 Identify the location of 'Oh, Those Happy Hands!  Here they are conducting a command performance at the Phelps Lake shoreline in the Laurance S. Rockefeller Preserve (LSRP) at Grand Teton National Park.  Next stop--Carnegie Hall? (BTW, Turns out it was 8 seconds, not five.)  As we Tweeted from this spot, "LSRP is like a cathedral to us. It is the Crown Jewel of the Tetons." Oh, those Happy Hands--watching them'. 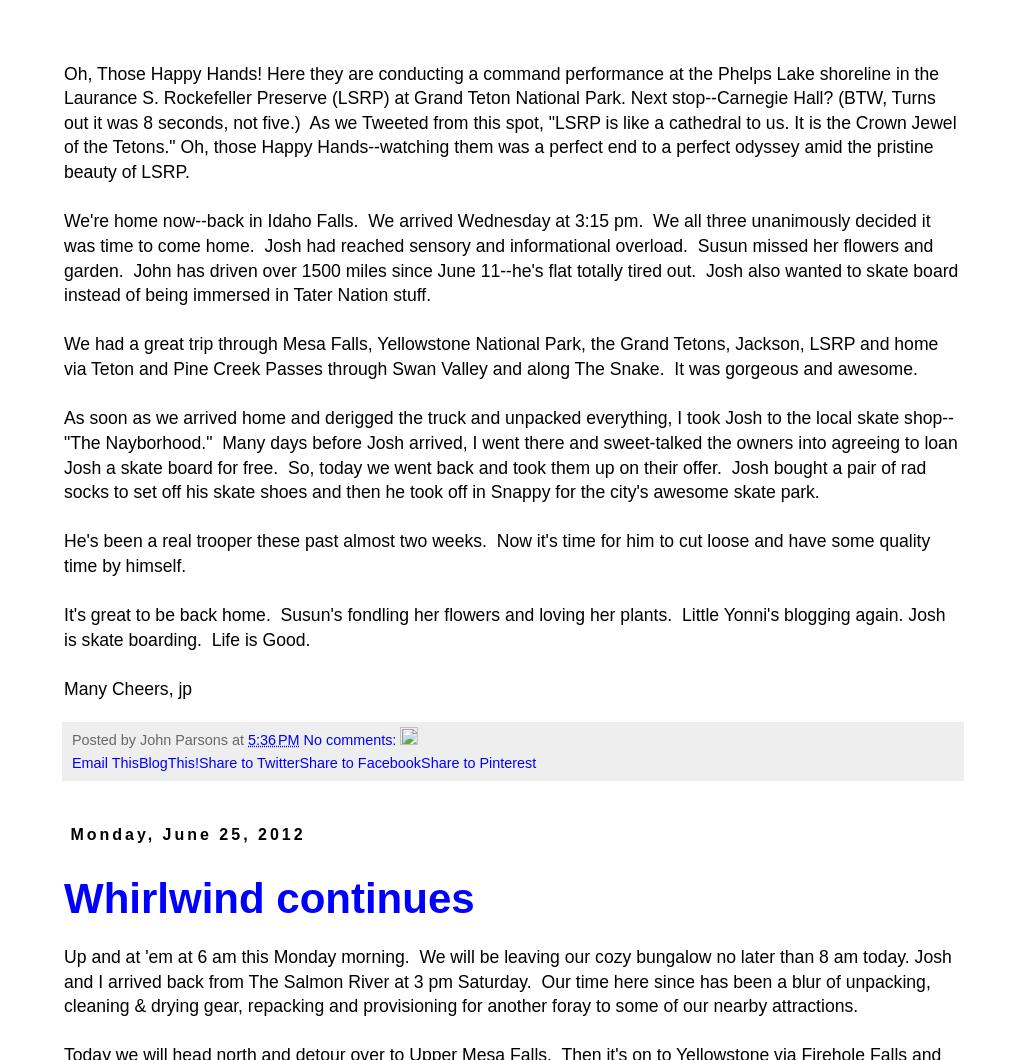
(64, 110).